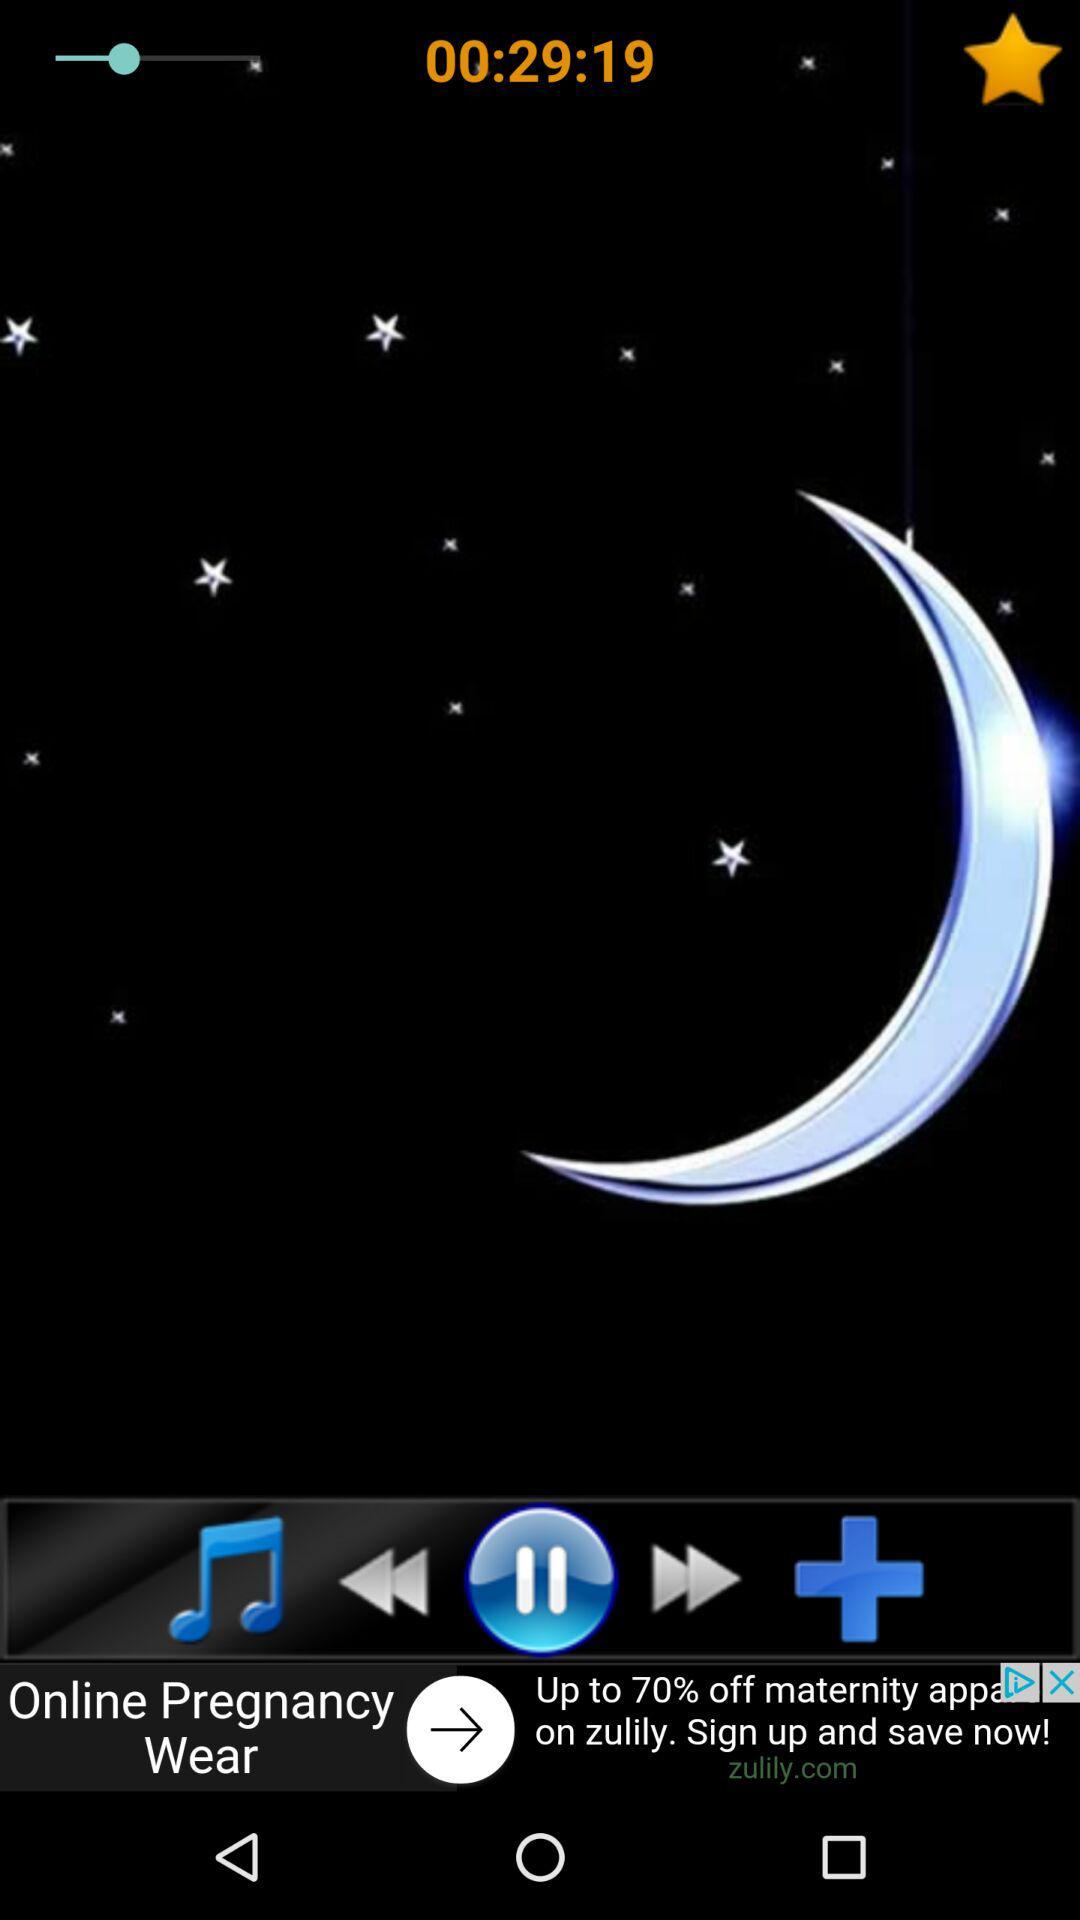 Image resolution: width=1080 pixels, height=1920 pixels. What do you see at coordinates (540, 1727) in the screenshot?
I see `click on the advertised site` at bounding box center [540, 1727].